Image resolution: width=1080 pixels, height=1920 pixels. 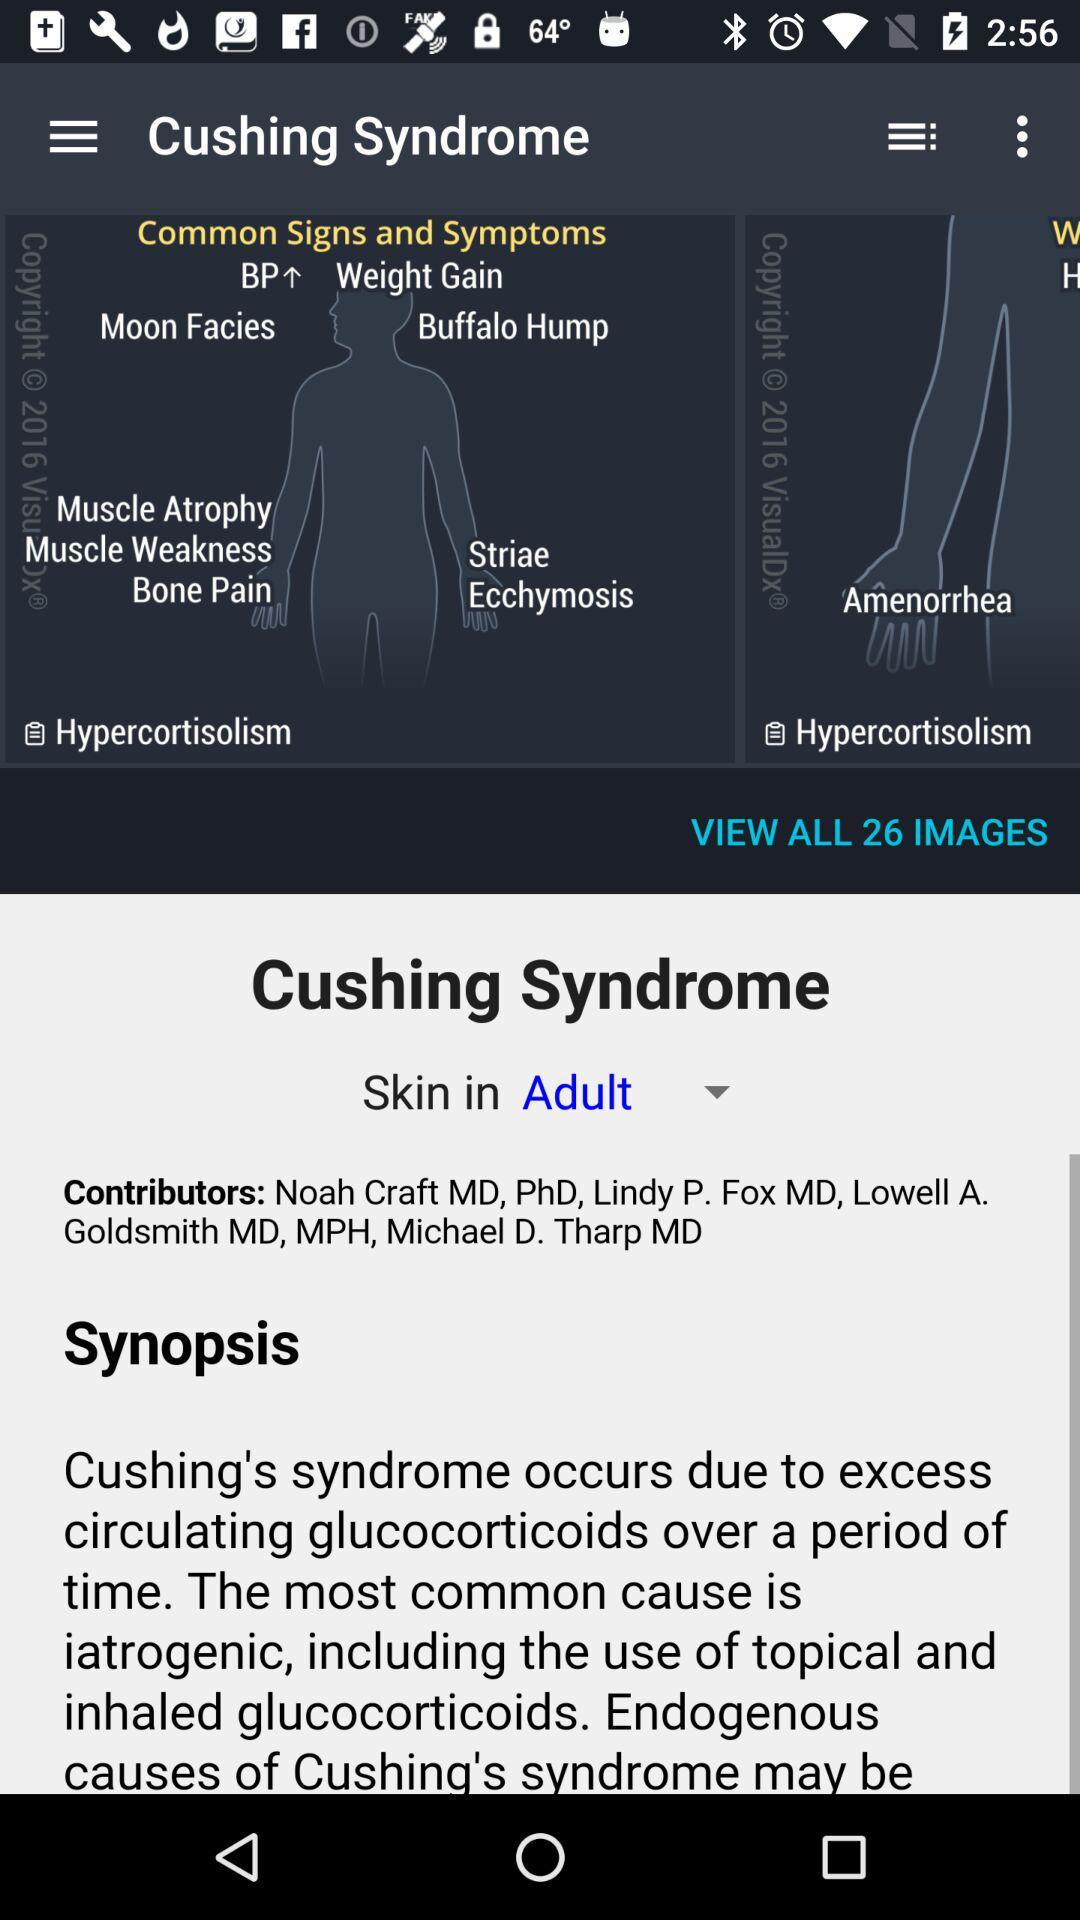 I want to click on skin the adult of the app, so click(x=370, y=489).